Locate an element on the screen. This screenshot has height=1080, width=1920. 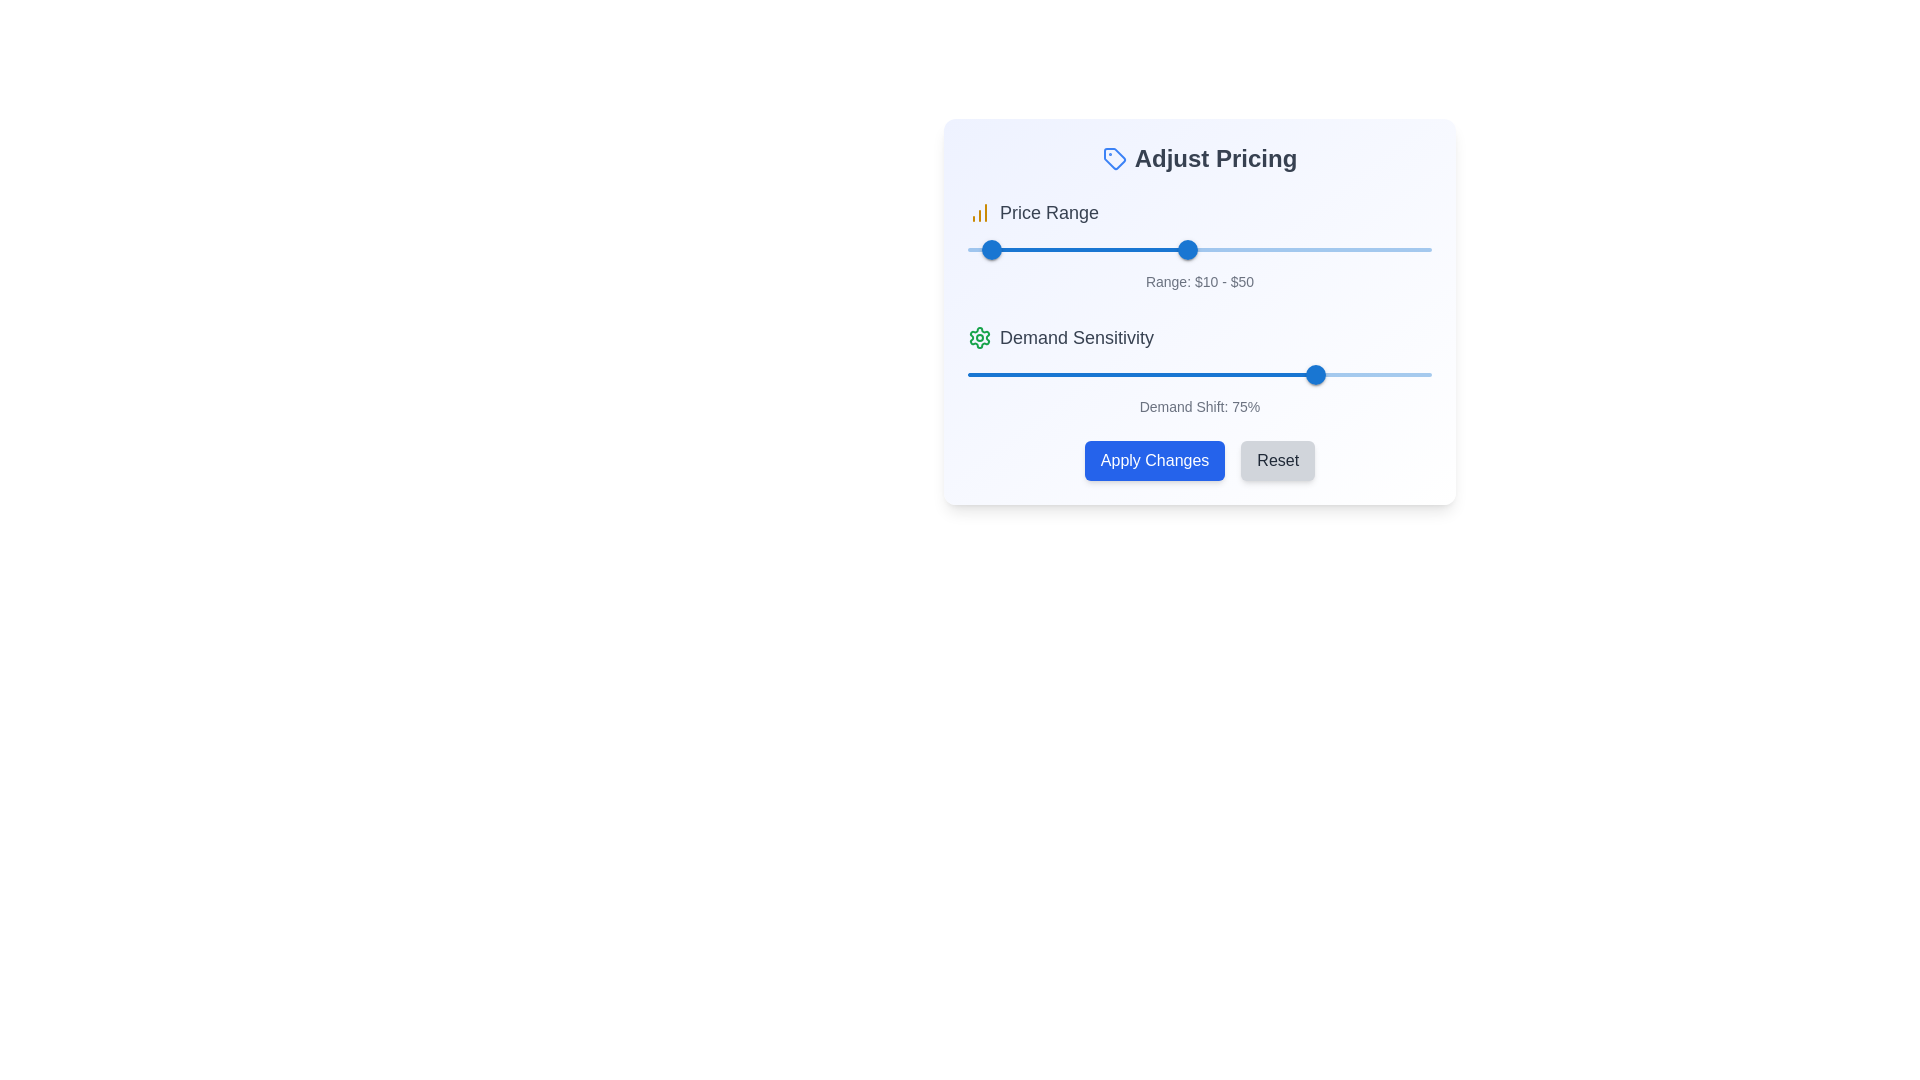
the price range slider is located at coordinates (1192, 249).